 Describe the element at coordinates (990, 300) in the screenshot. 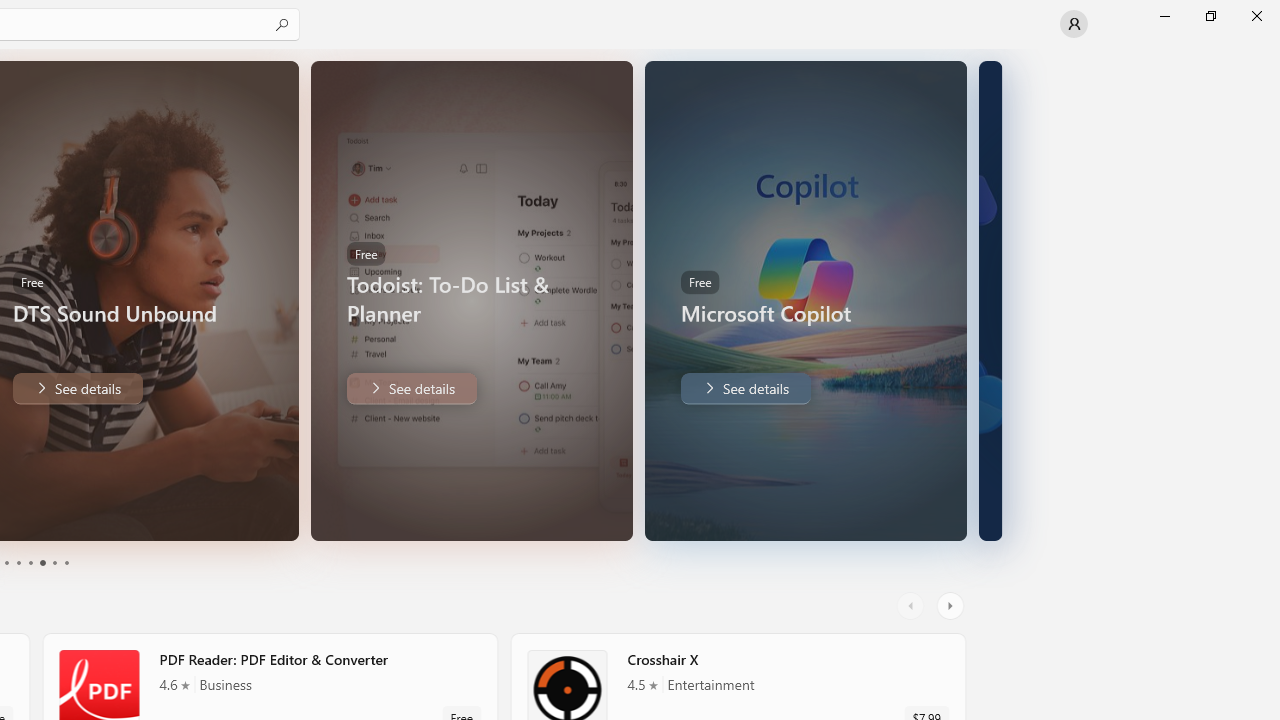

I see `'AutomationID: Image'` at that location.